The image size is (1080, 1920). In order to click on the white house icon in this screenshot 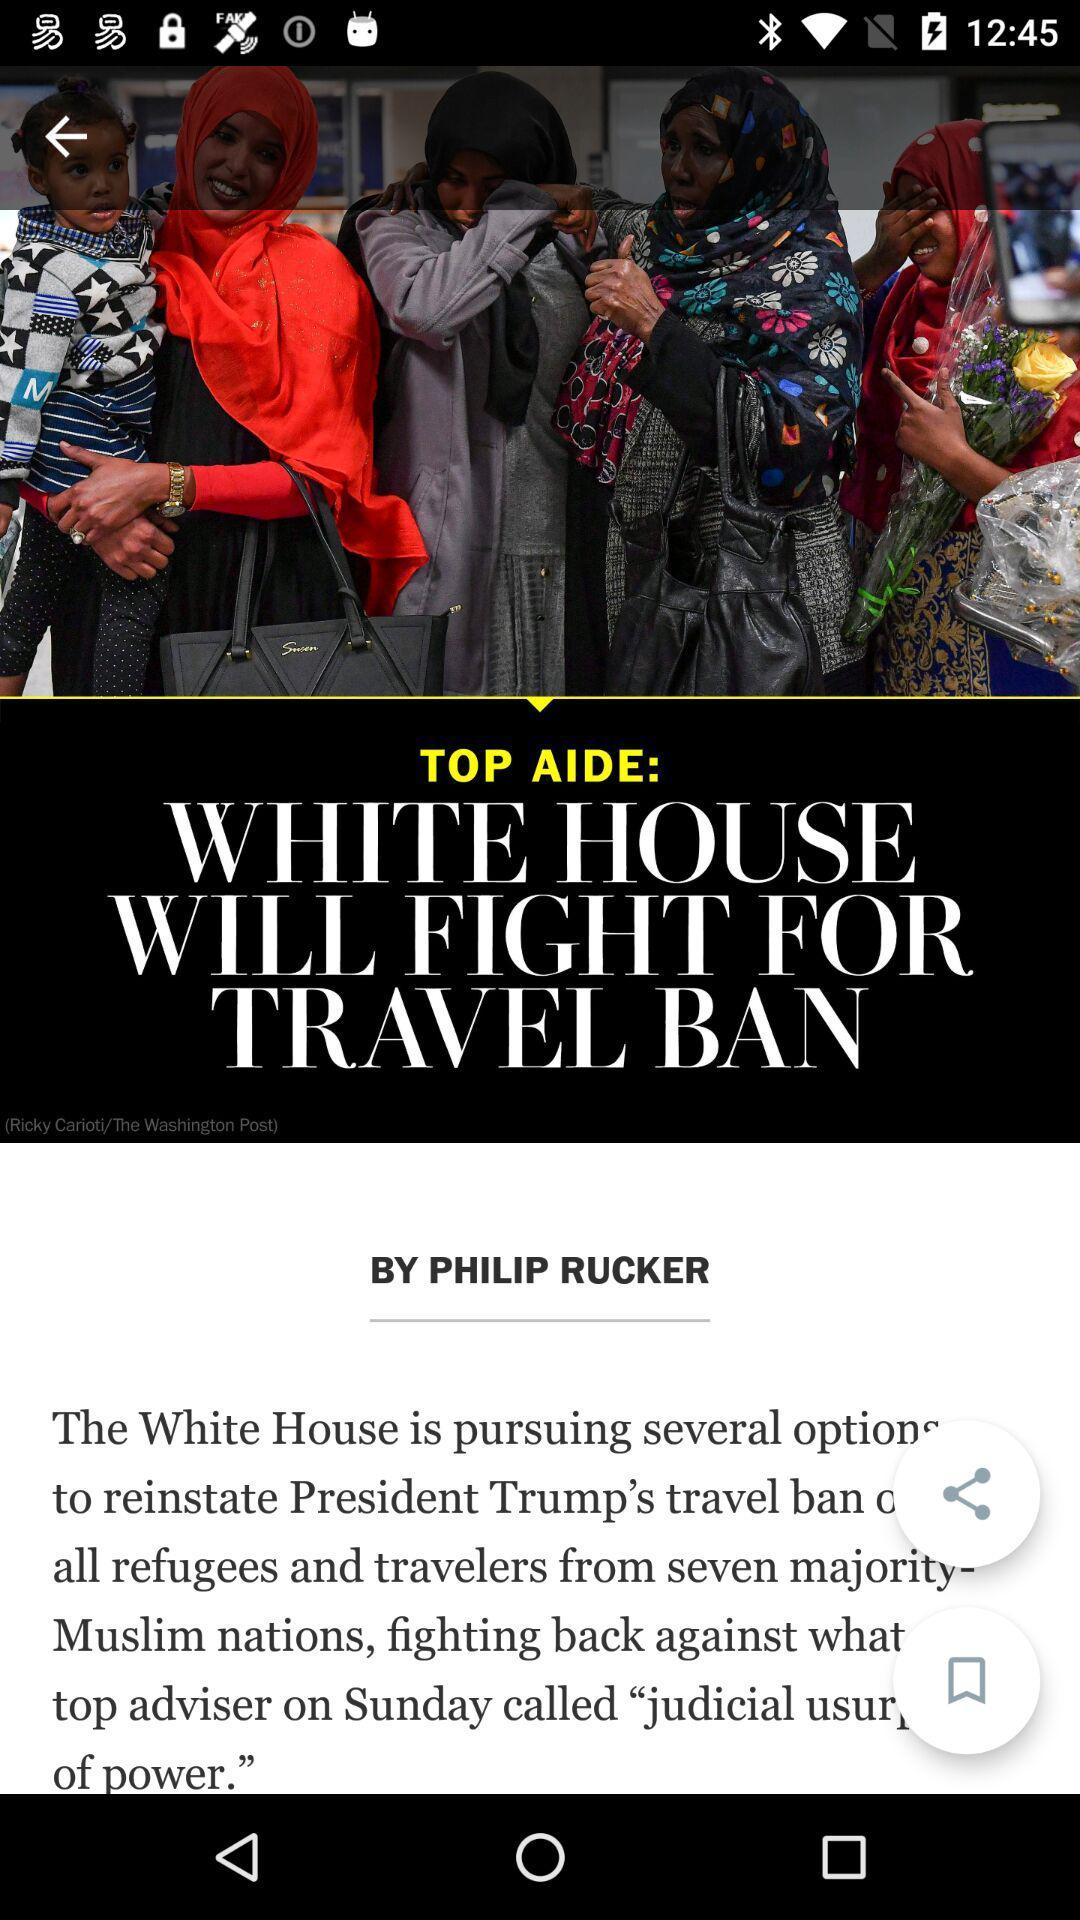, I will do `click(540, 1596)`.